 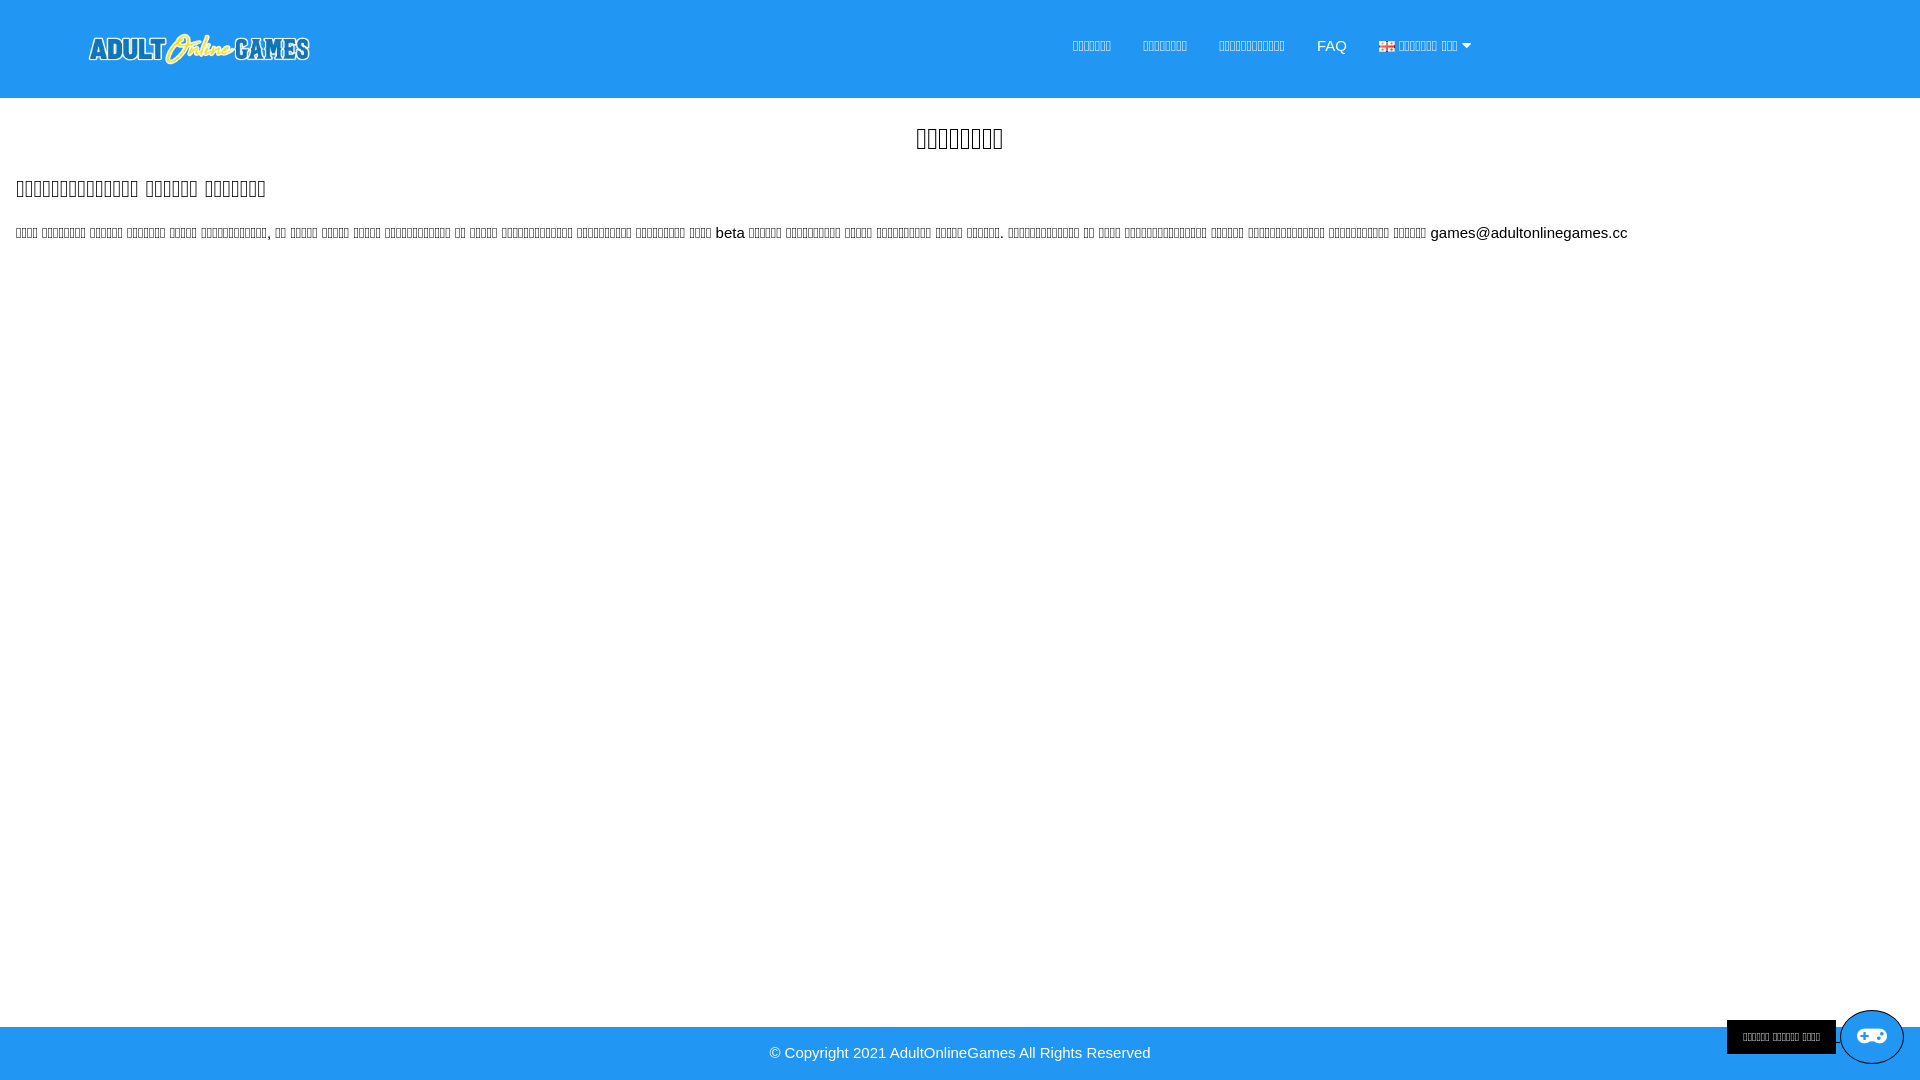 I want to click on 'FAQ', so click(x=1331, y=45).